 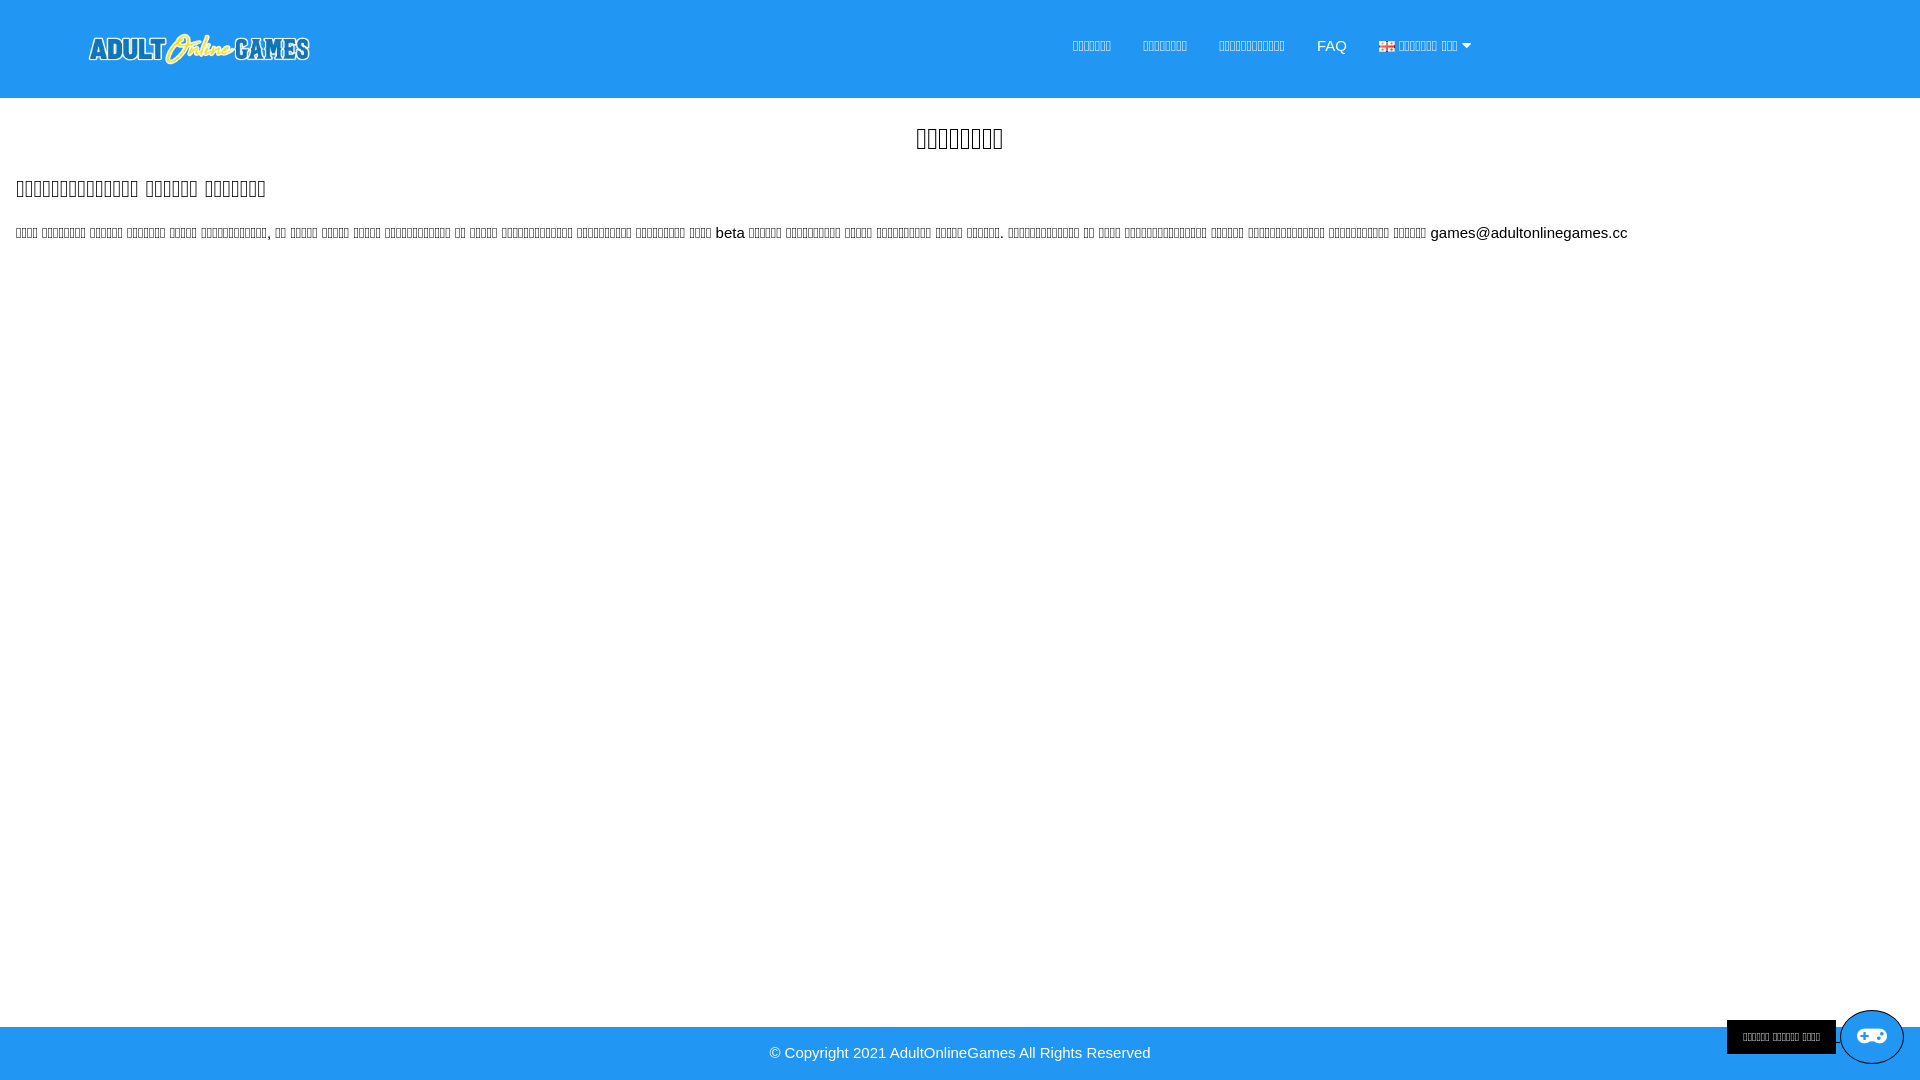 I want to click on 'FAQ', so click(x=1331, y=45).